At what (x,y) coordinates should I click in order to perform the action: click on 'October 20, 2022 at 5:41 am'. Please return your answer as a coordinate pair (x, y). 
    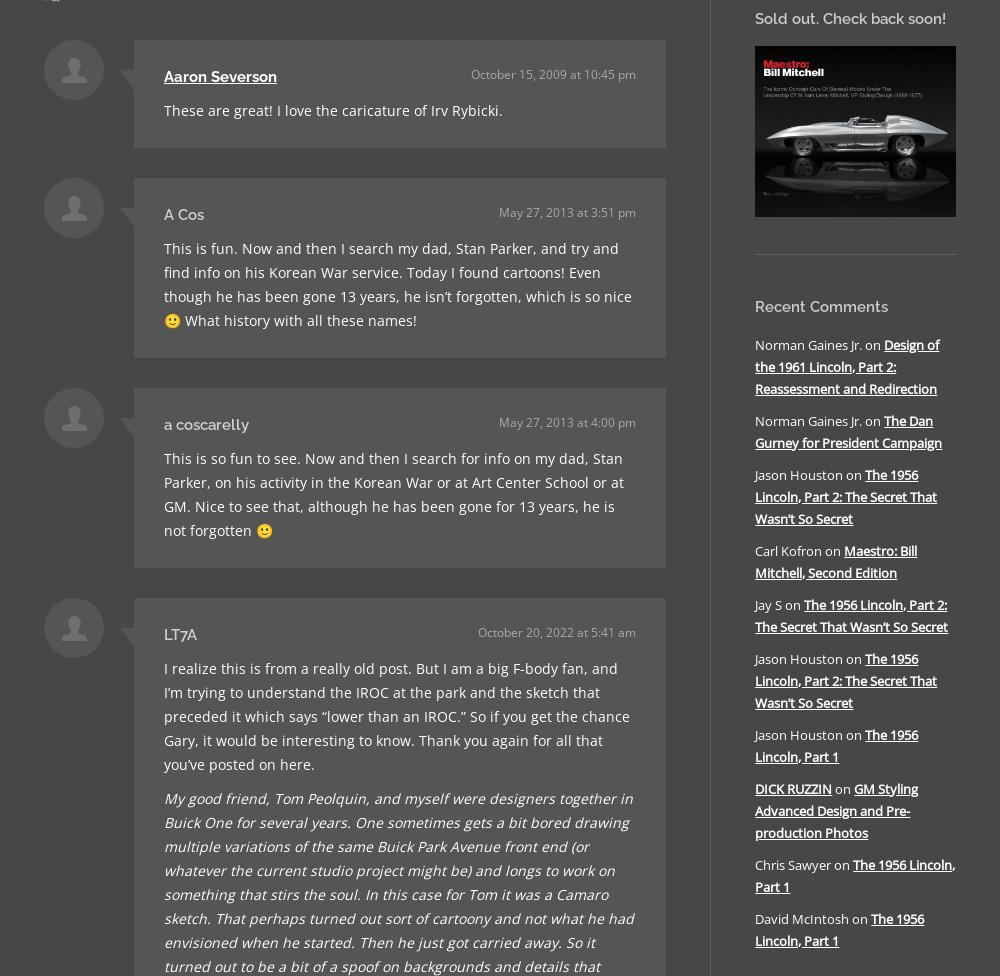
    Looking at the image, I should click on (477, 631).